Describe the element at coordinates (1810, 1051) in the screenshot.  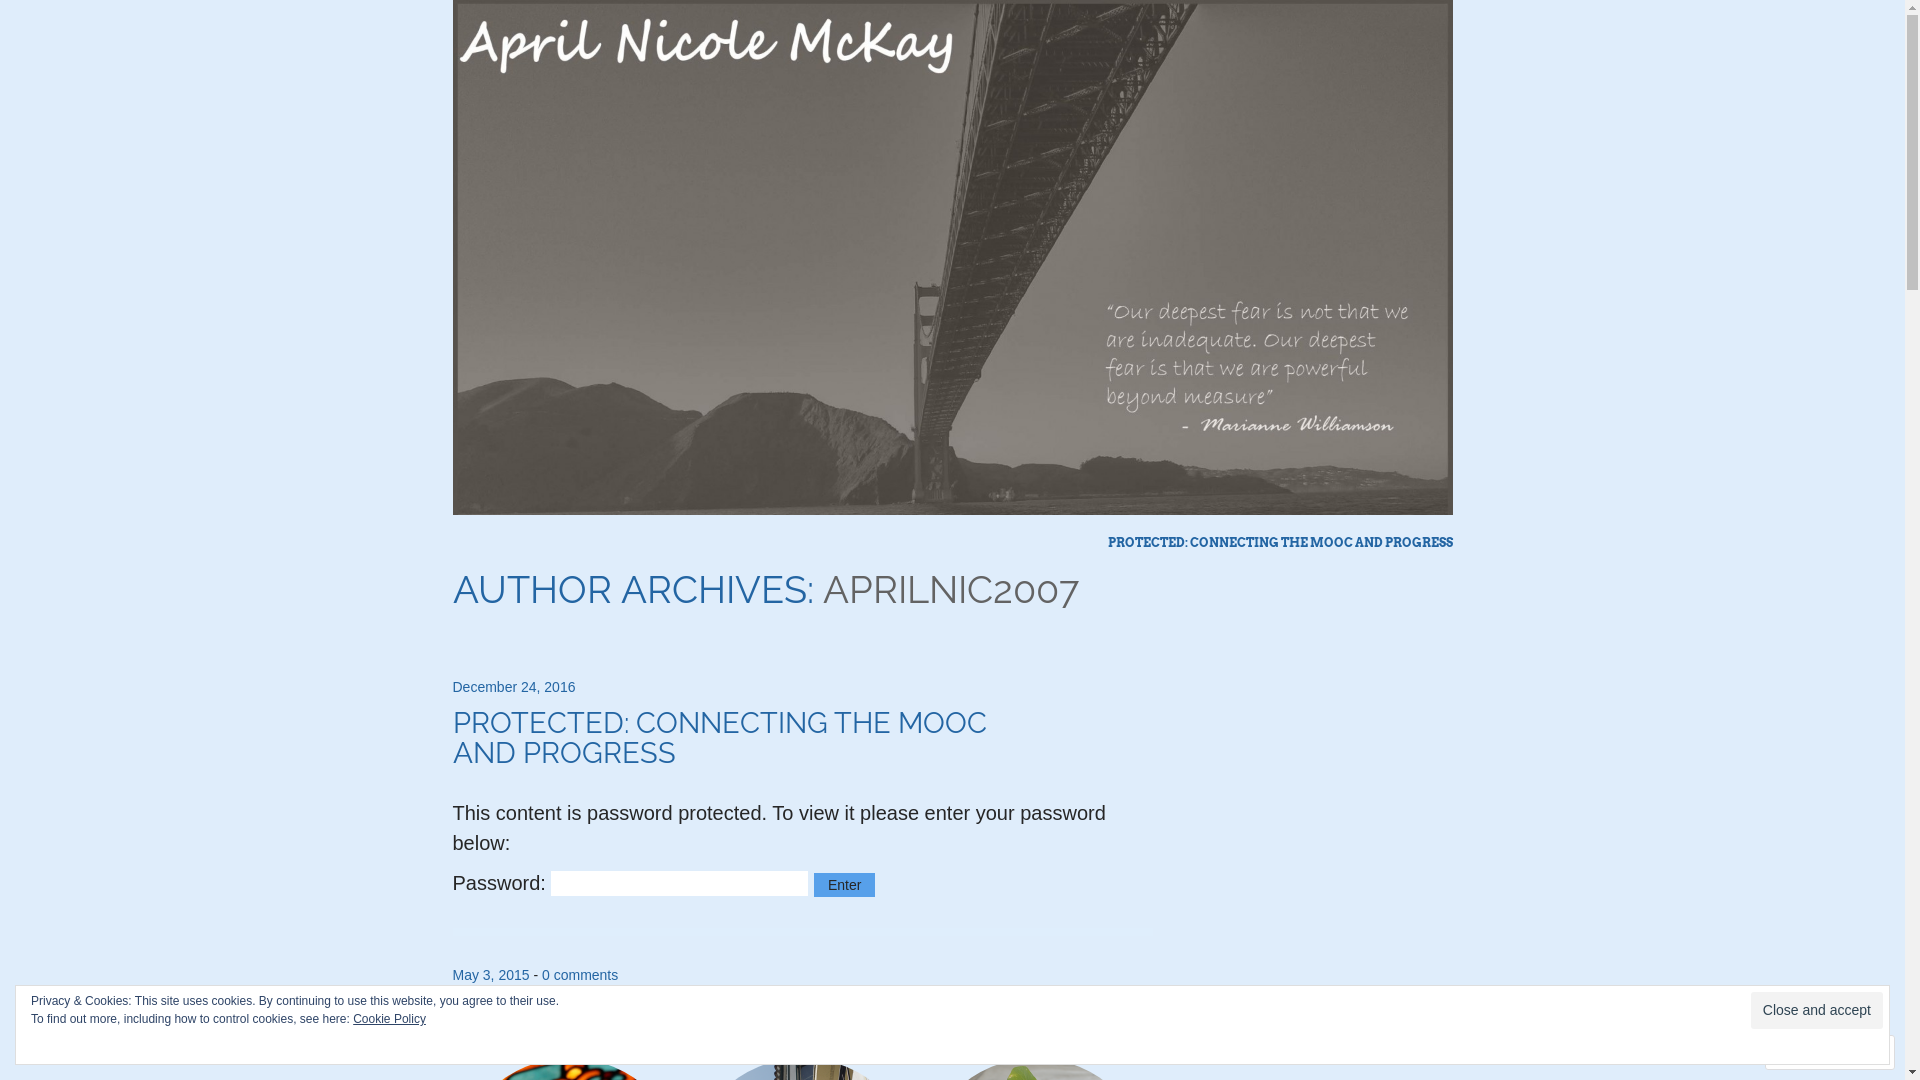
I see `'Follow'` at that location.